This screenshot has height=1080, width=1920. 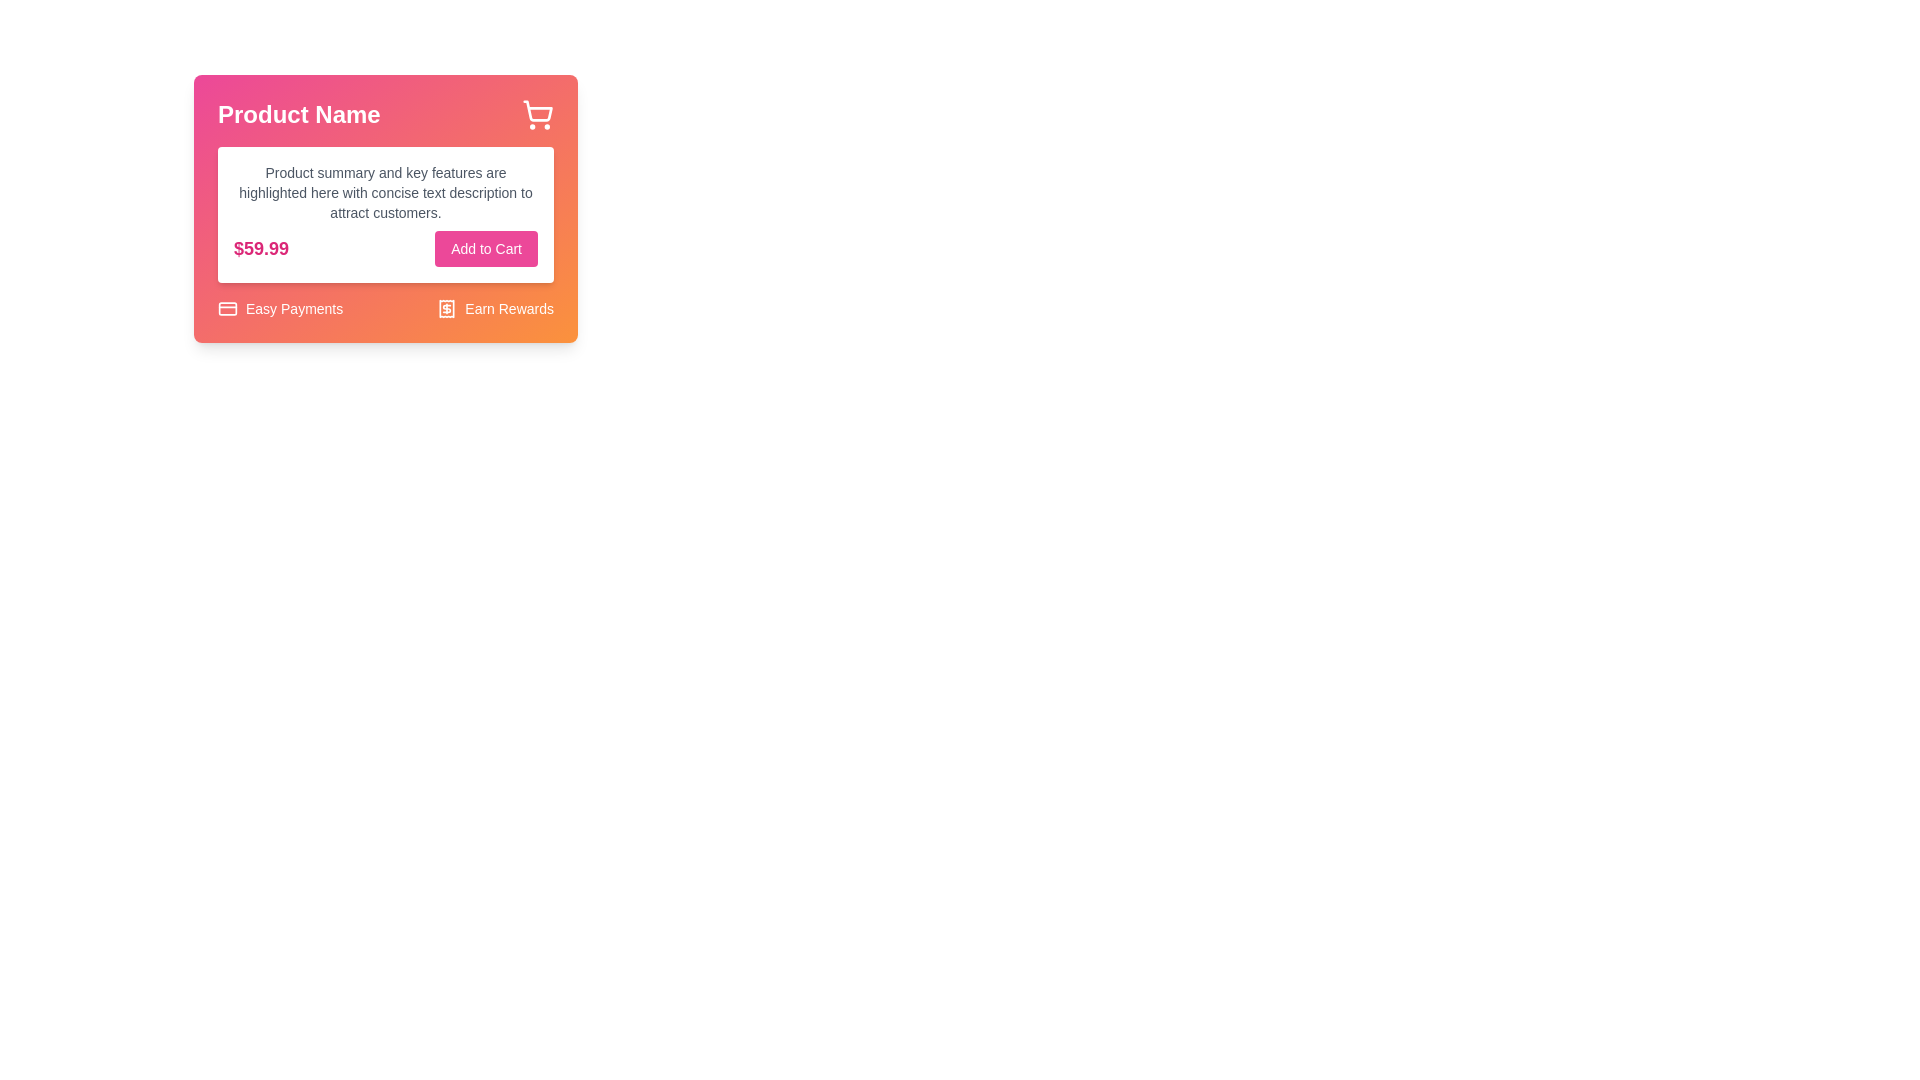 What do you see at coordinates (293, 308) in the screenshot?
I see `the 'Easy Payments' text label displayed in white font on a red-to-orange gradient background, located at the bottom-left section of the card, to the right of the credit card icon and to the left of 'Earn Rewards'` at bounding box center [293, 308].